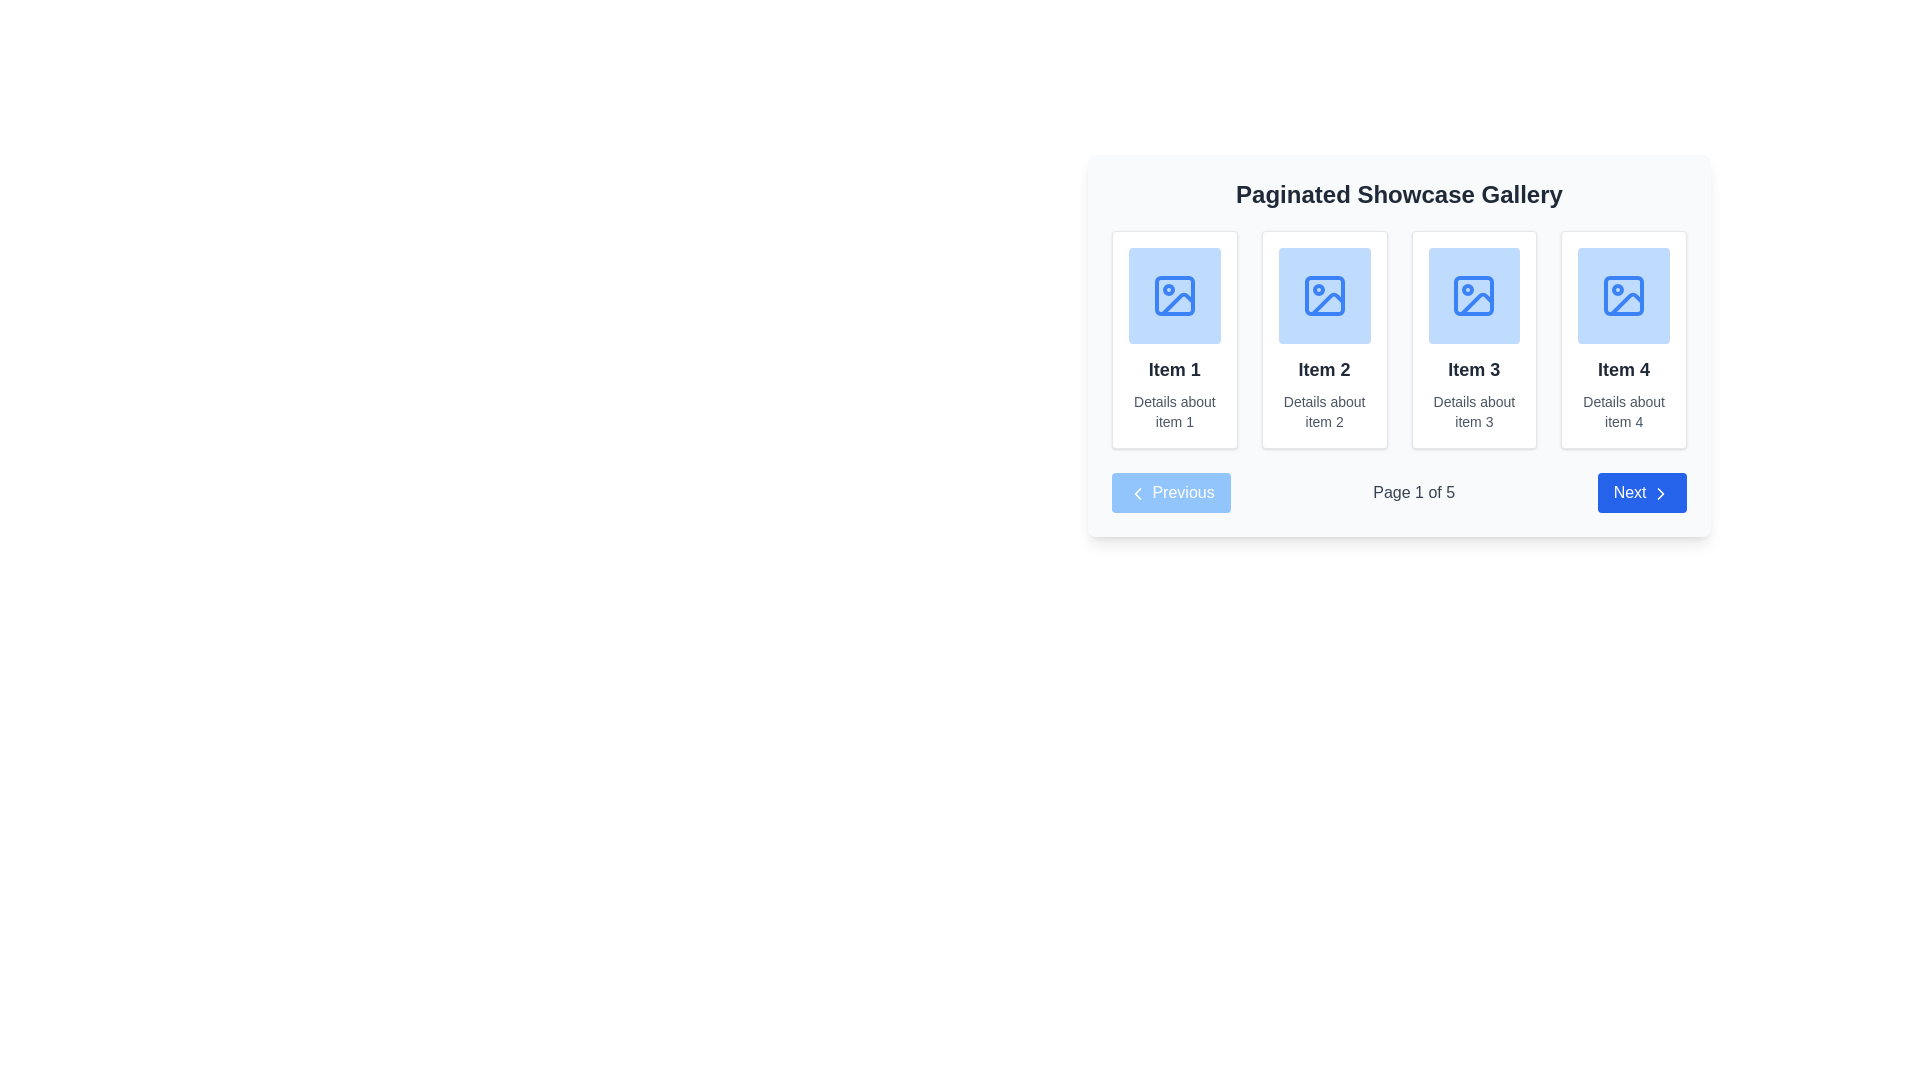  I want to click on the blue stylized icon located at the top-center of the first card titled 'Item 1', which features a circular element in the upper-left corner and a landscape suggestion at the bottom, so click(1174, 296).